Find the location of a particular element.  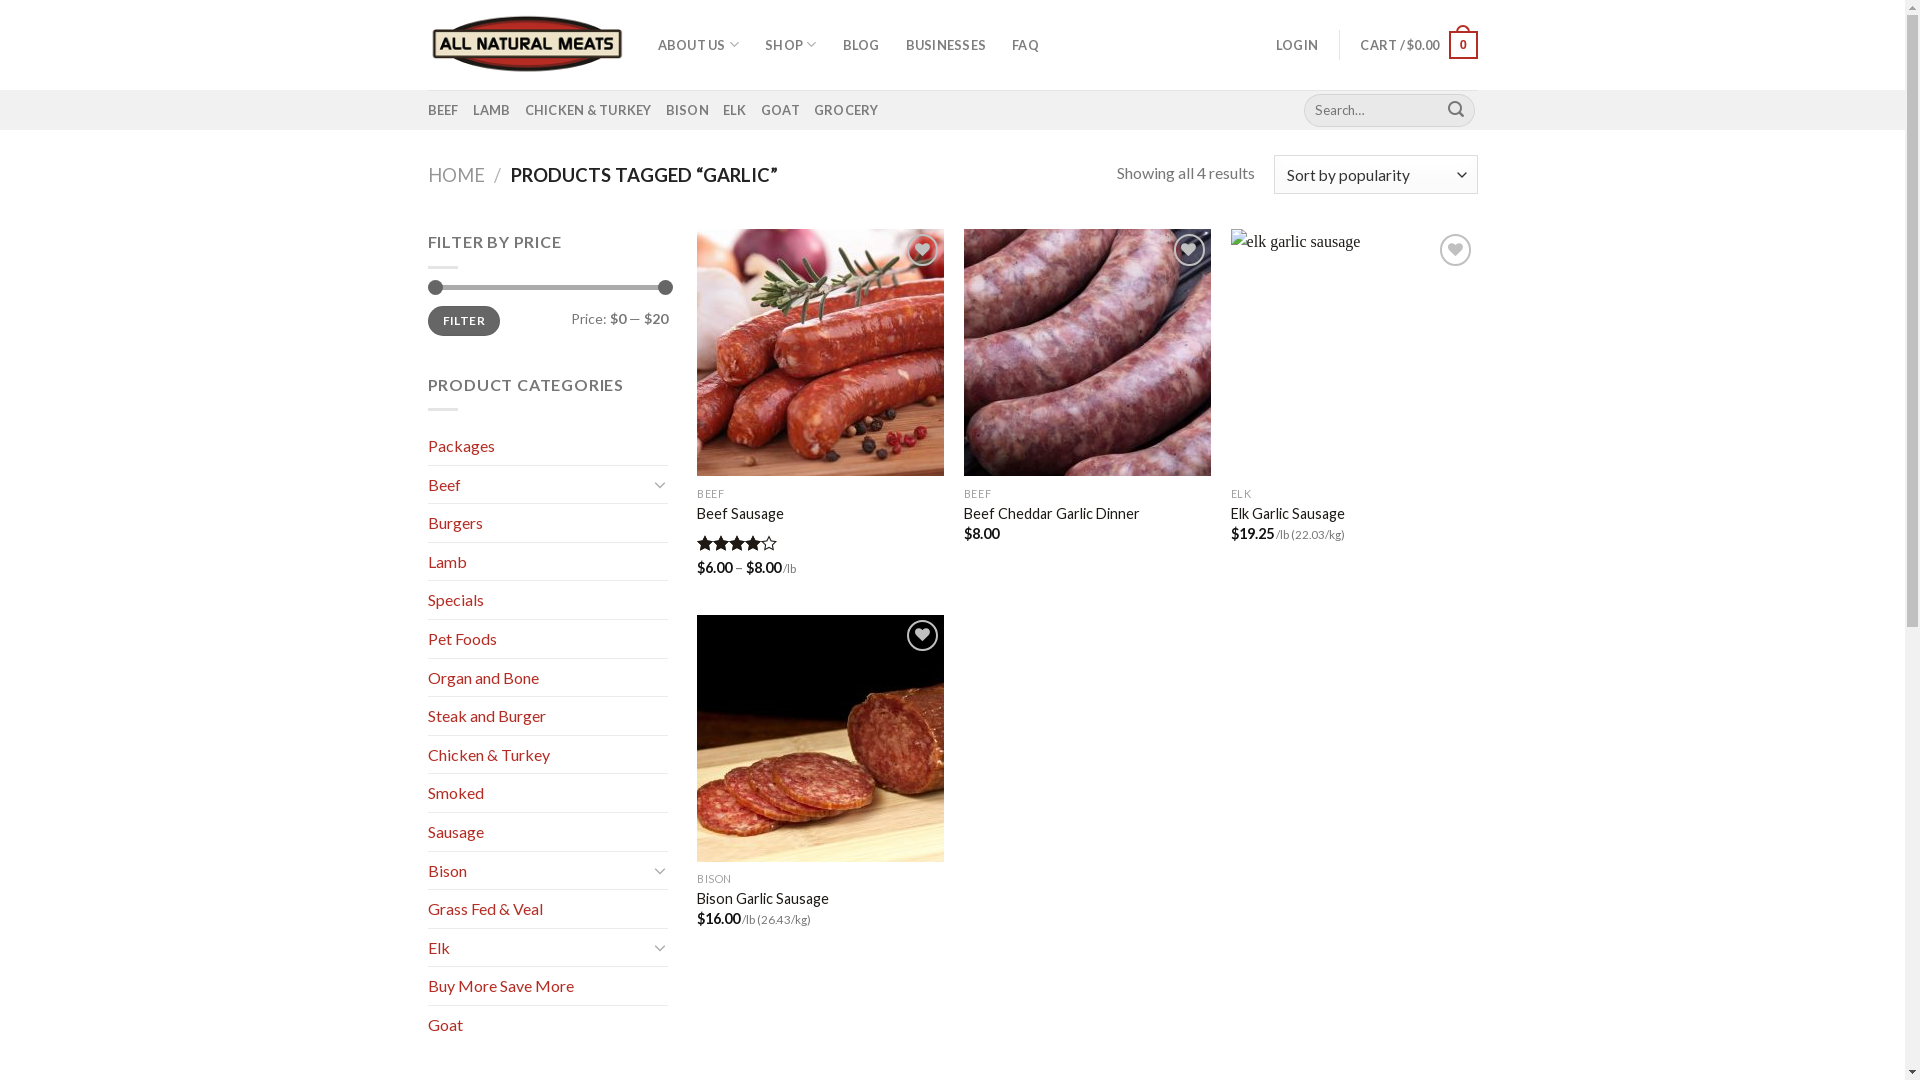

'BEEF' is located at coordinates (442, 110).